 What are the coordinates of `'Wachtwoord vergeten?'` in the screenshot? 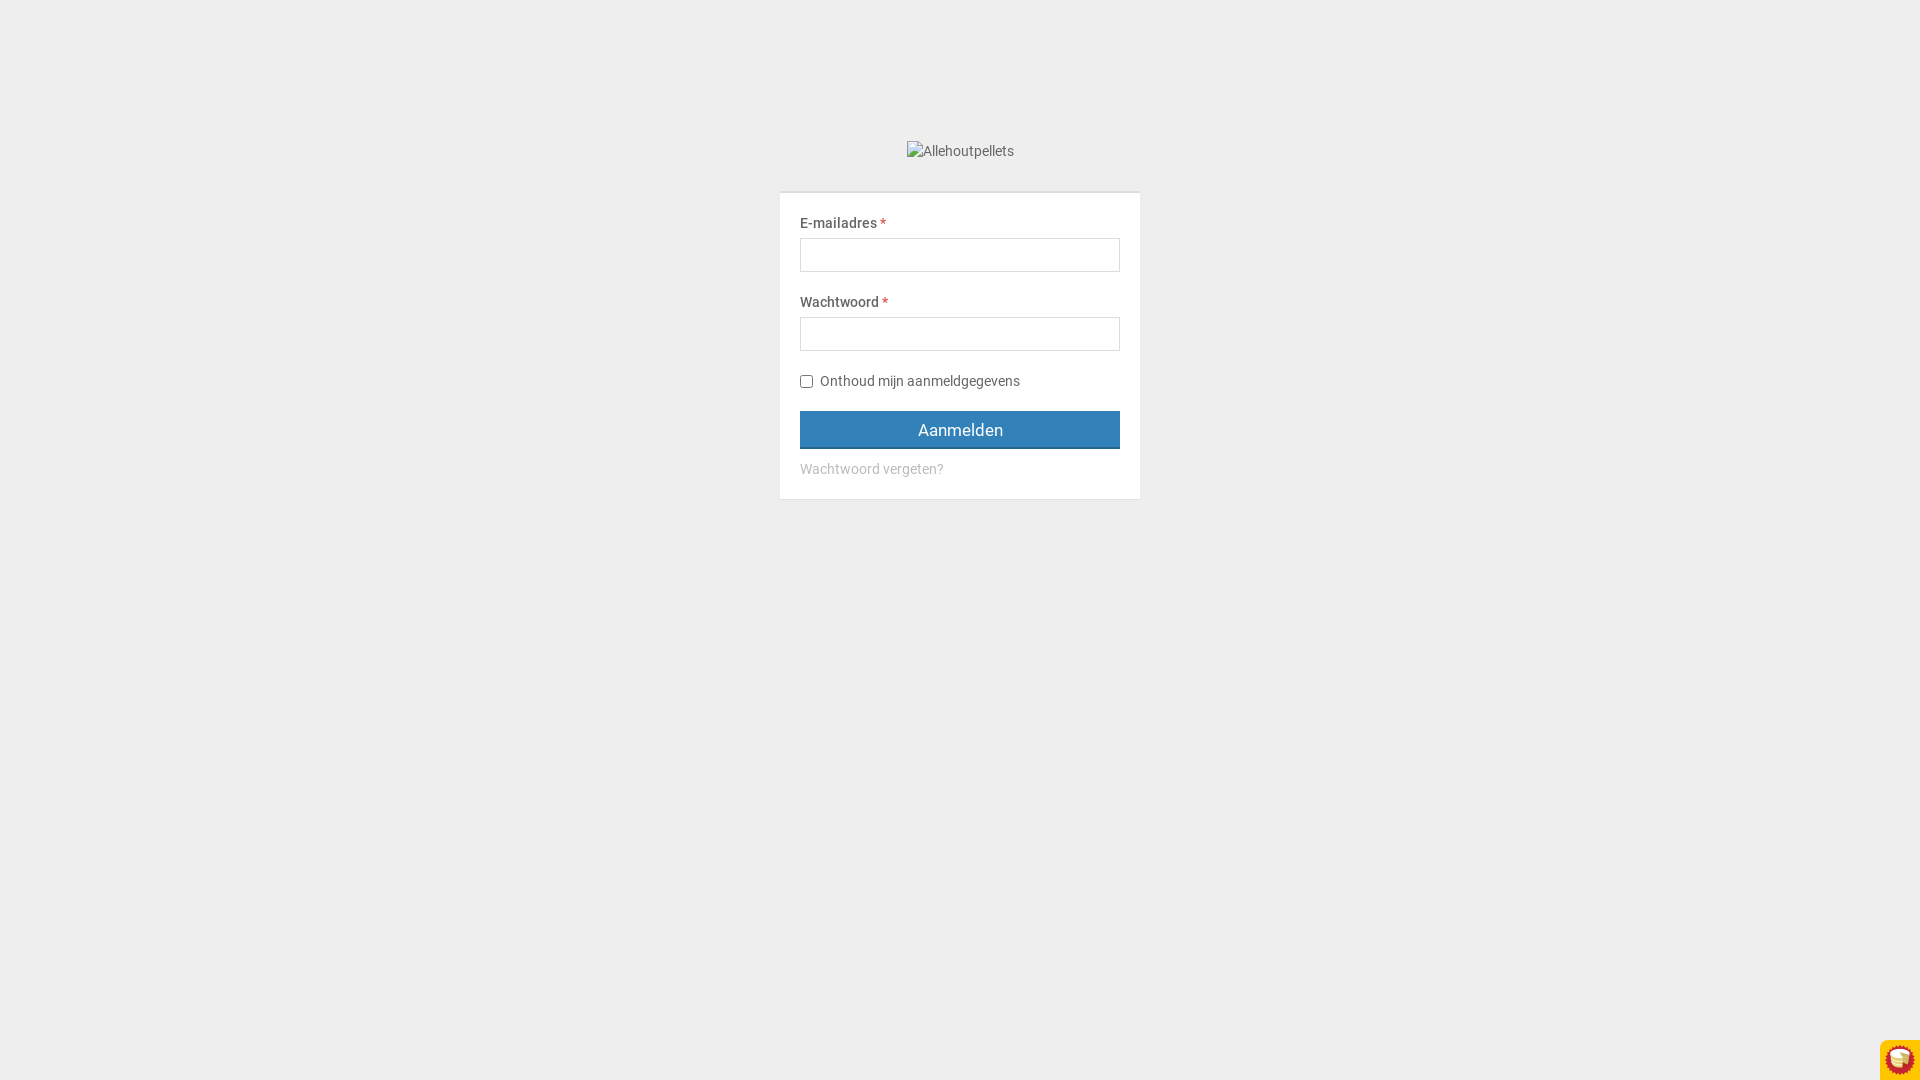 It's located at (960, 469).